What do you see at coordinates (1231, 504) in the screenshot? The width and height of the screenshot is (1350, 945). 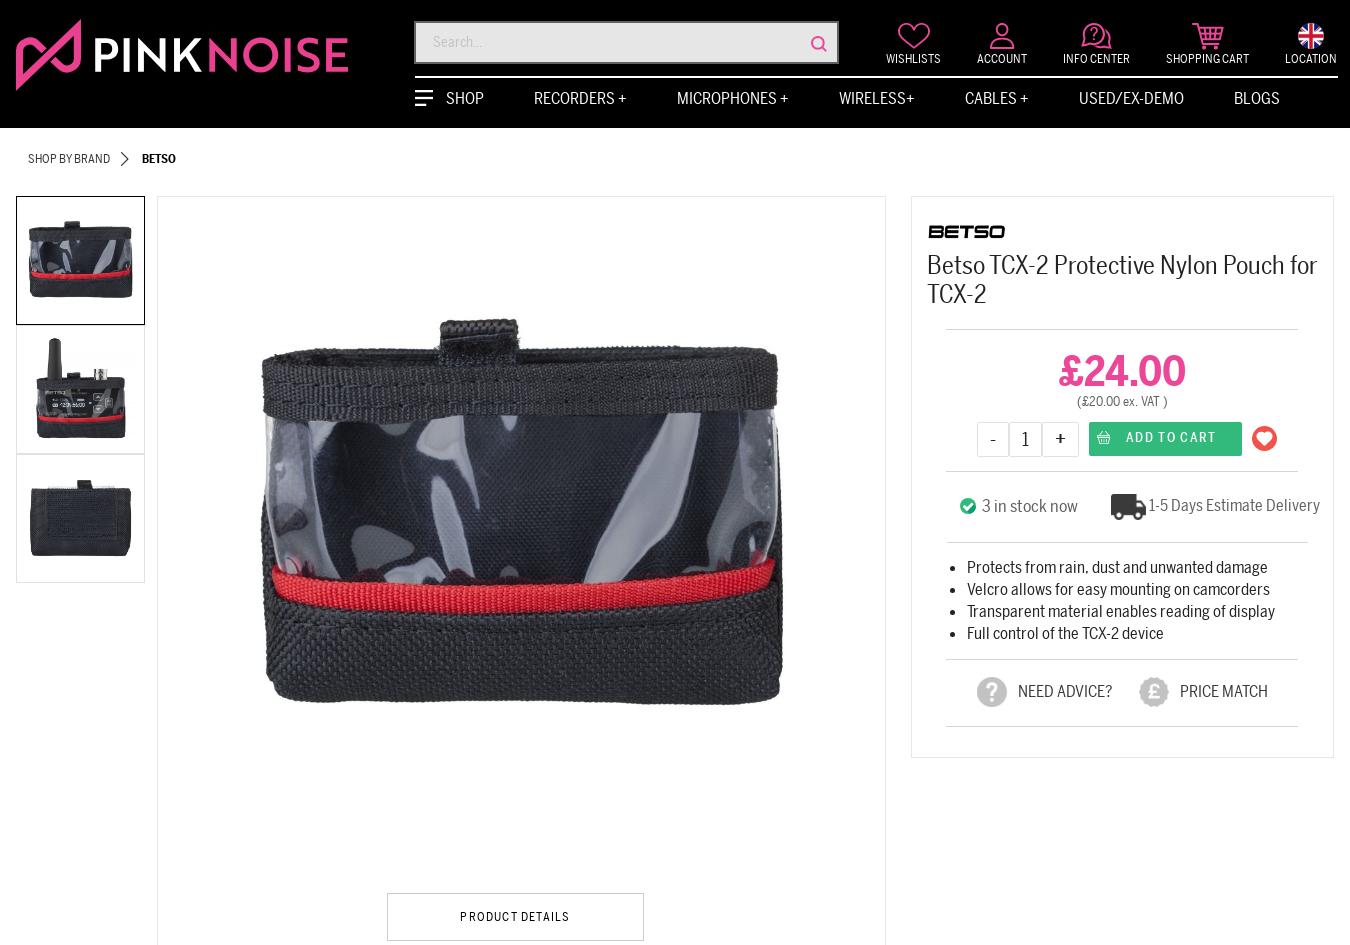 I see `'1-5 Days Estimate Delivery'` at bounding box center [1231, 504].